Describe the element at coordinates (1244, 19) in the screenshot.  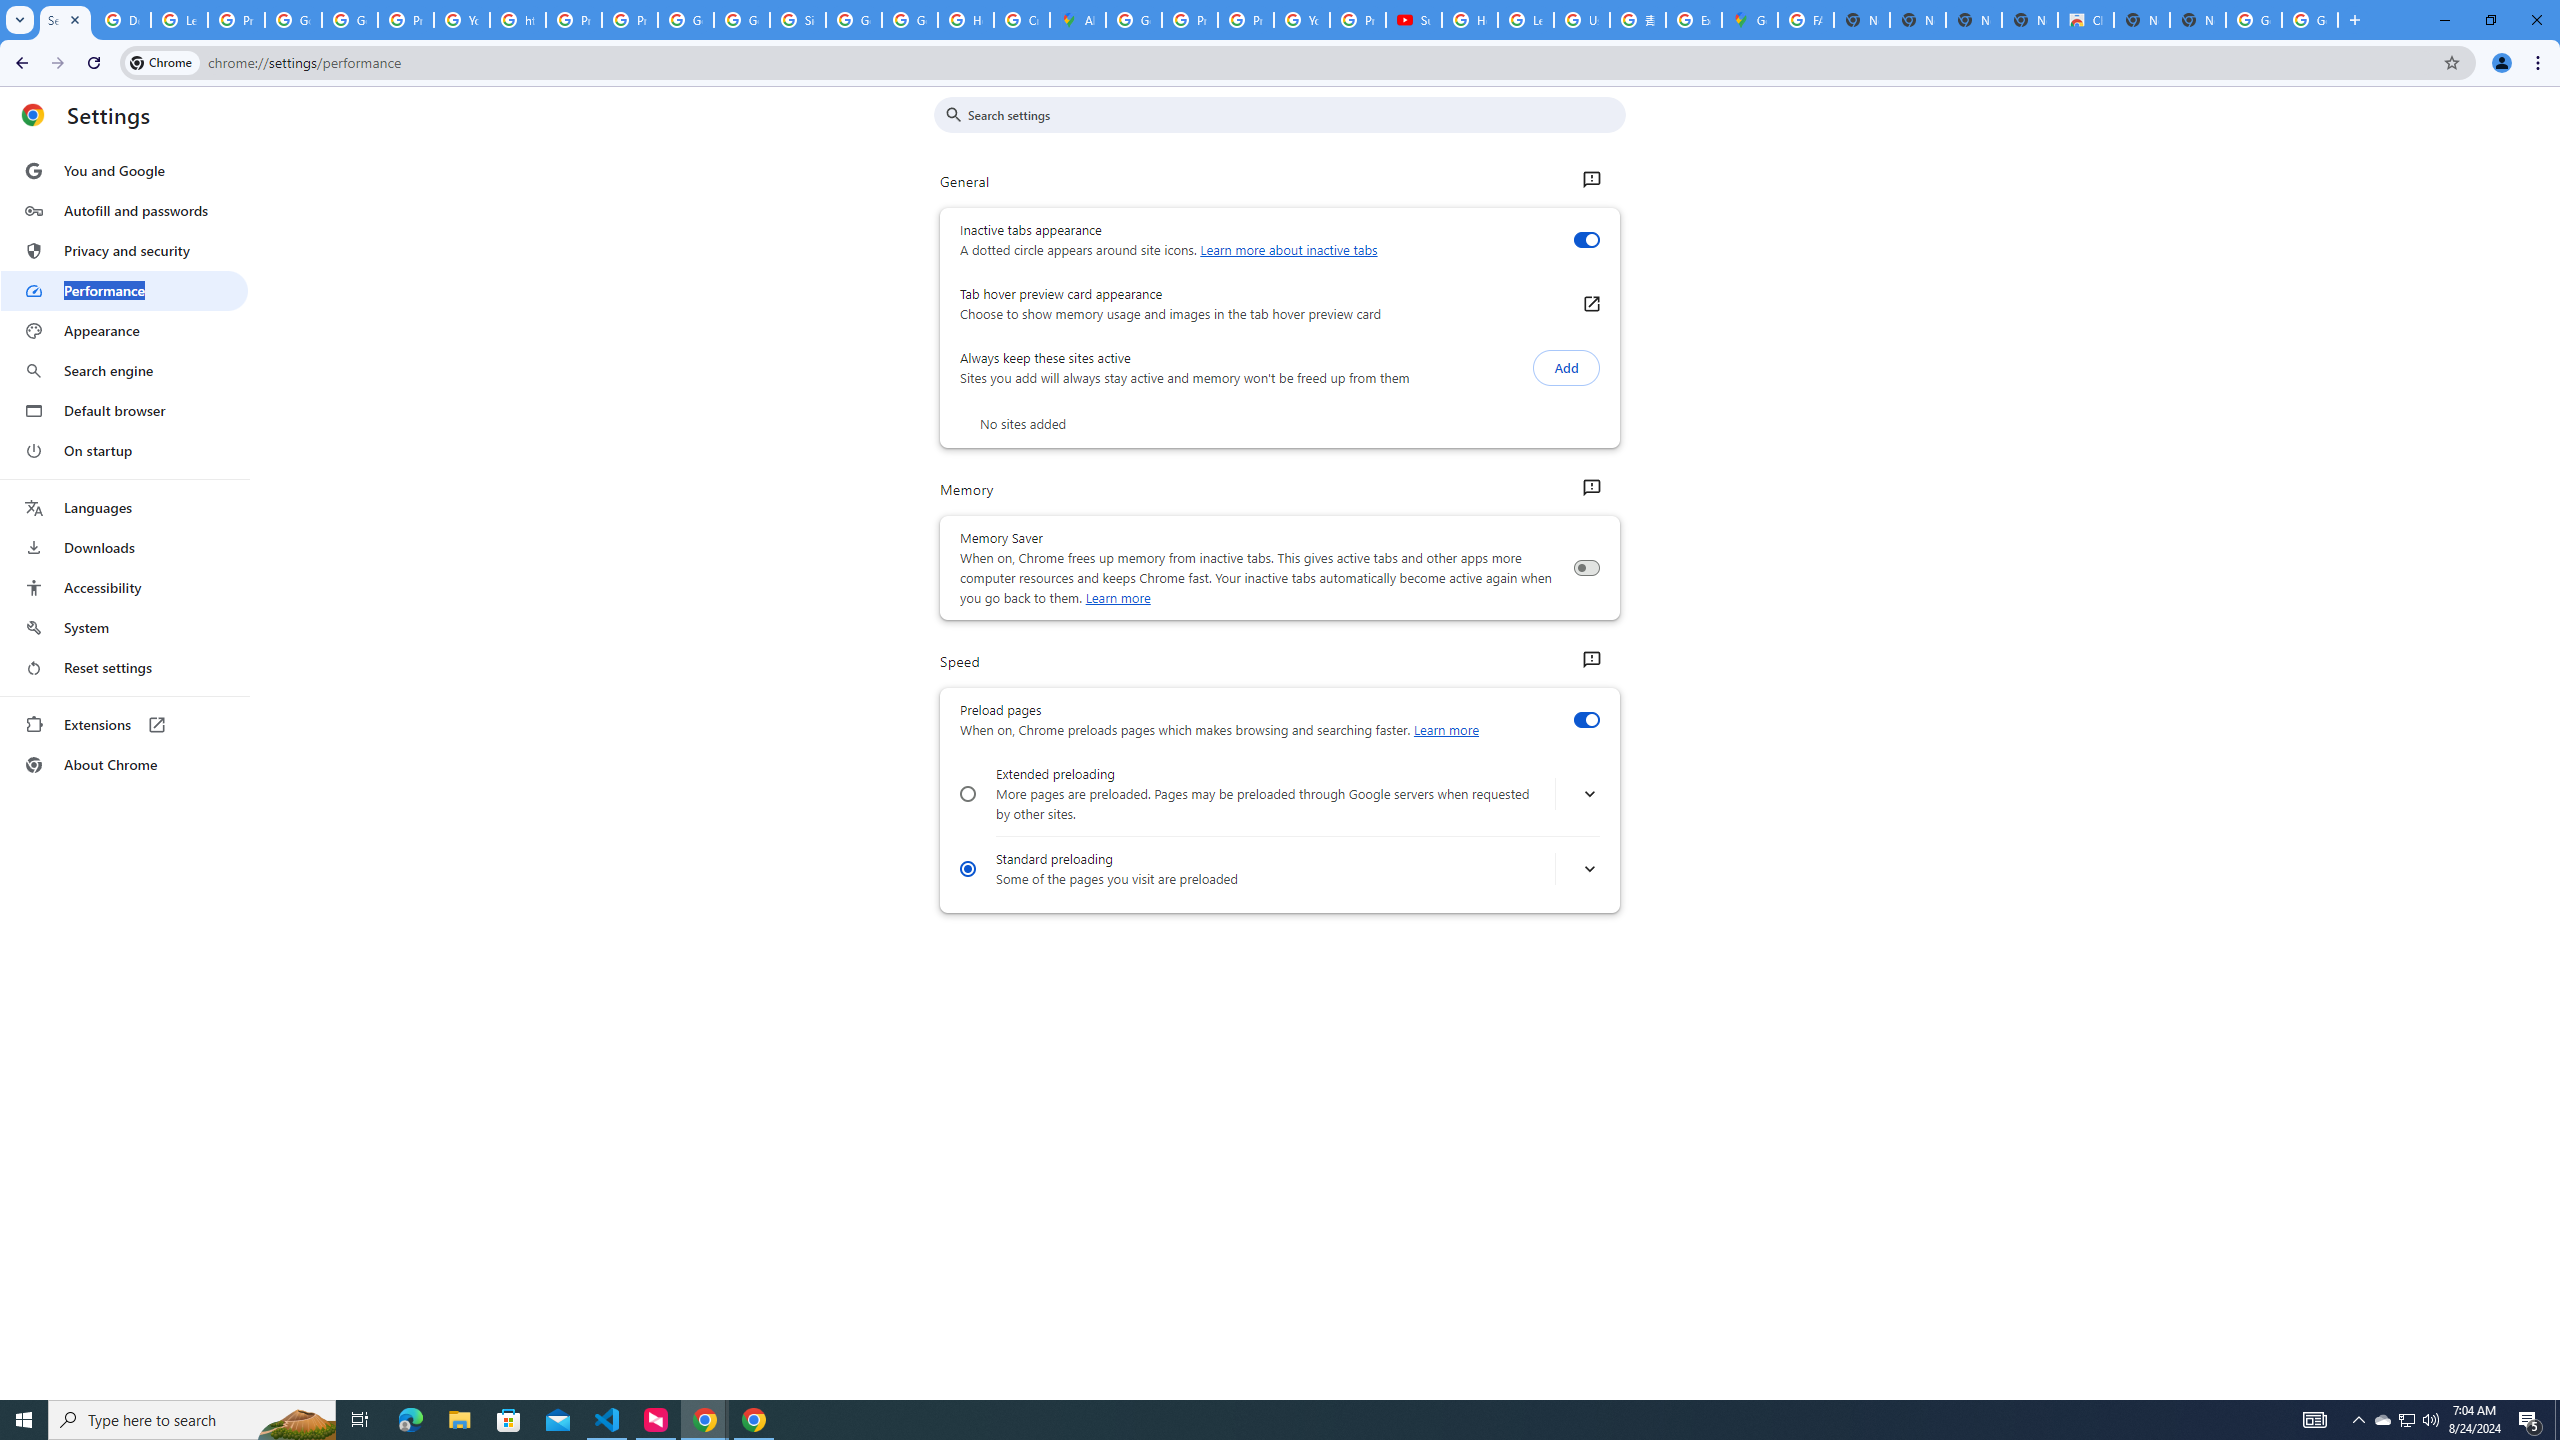
I see `'Privacy Help Center - Policies Help'` at that location.